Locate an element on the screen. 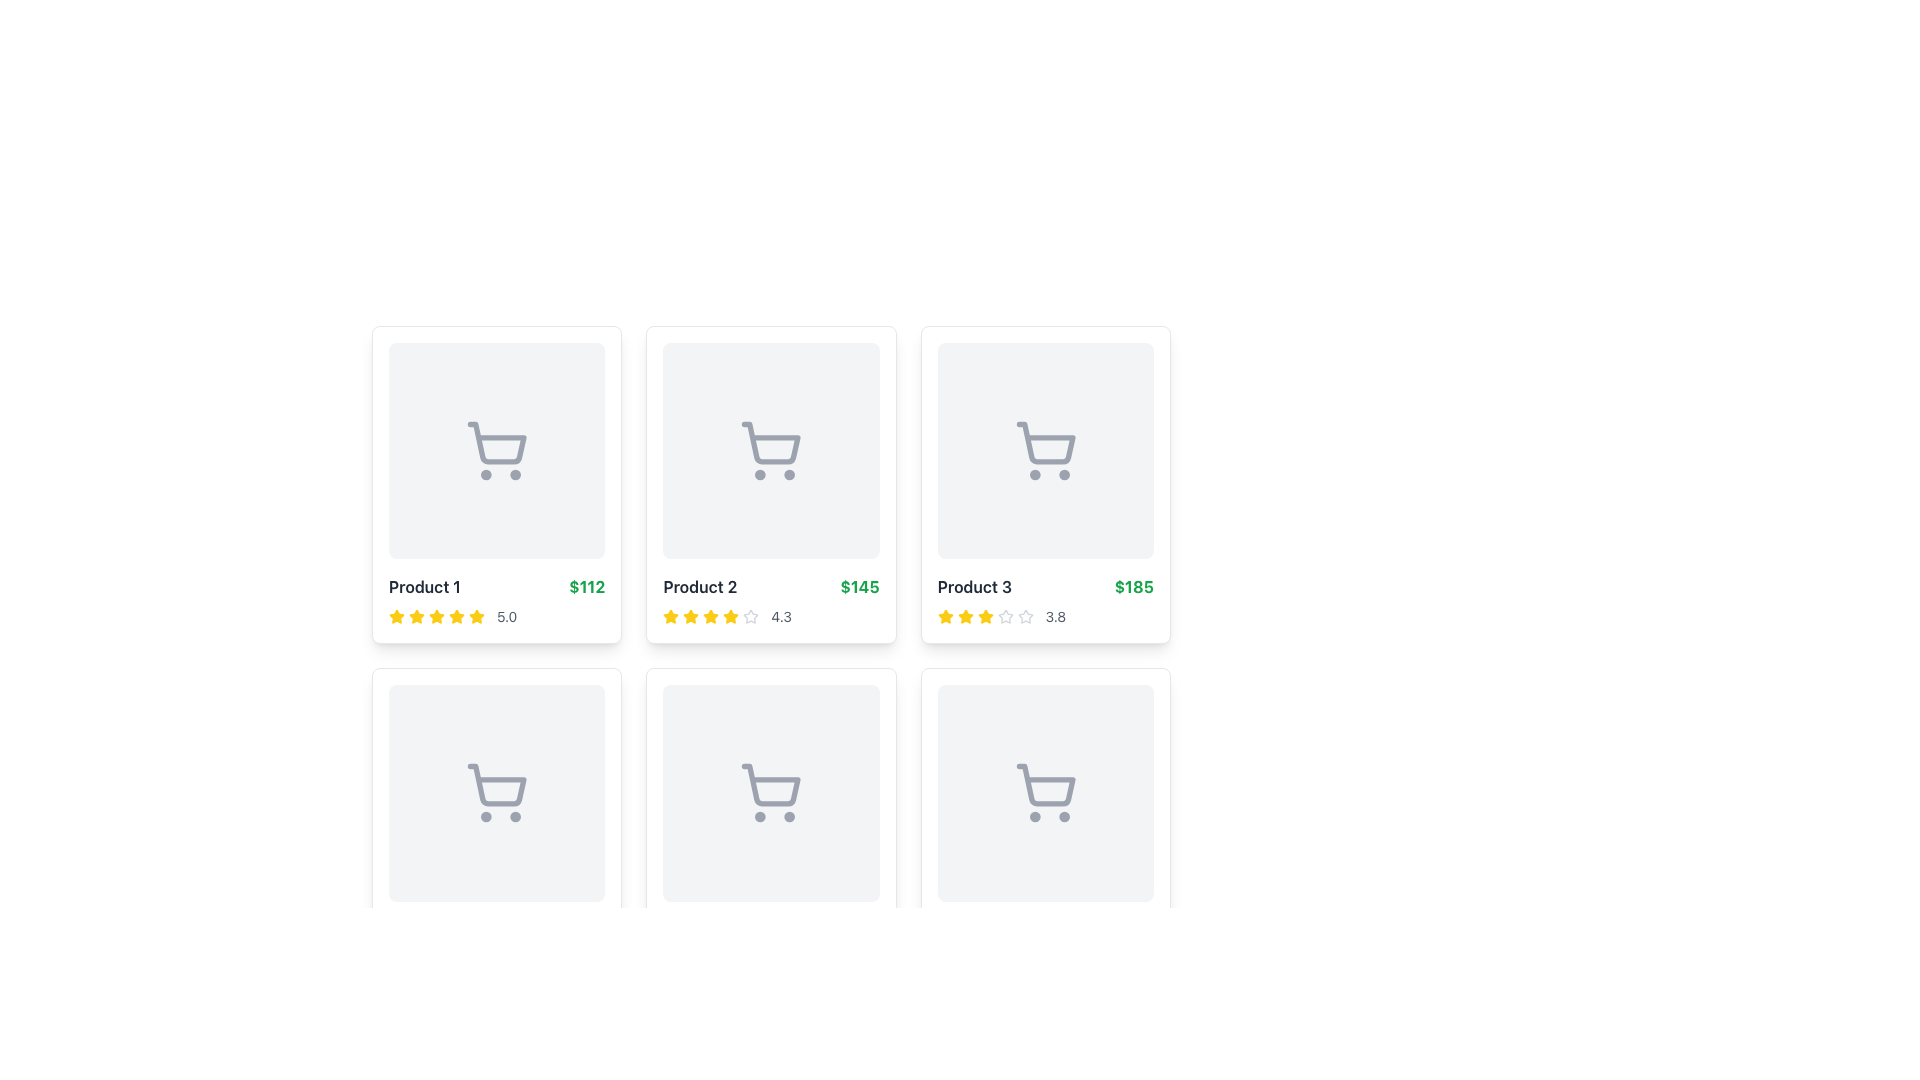  the text displaying the average rating of 'Product 3', located in the rating section to the right of the star icons is located at coordinates (1054, 616).